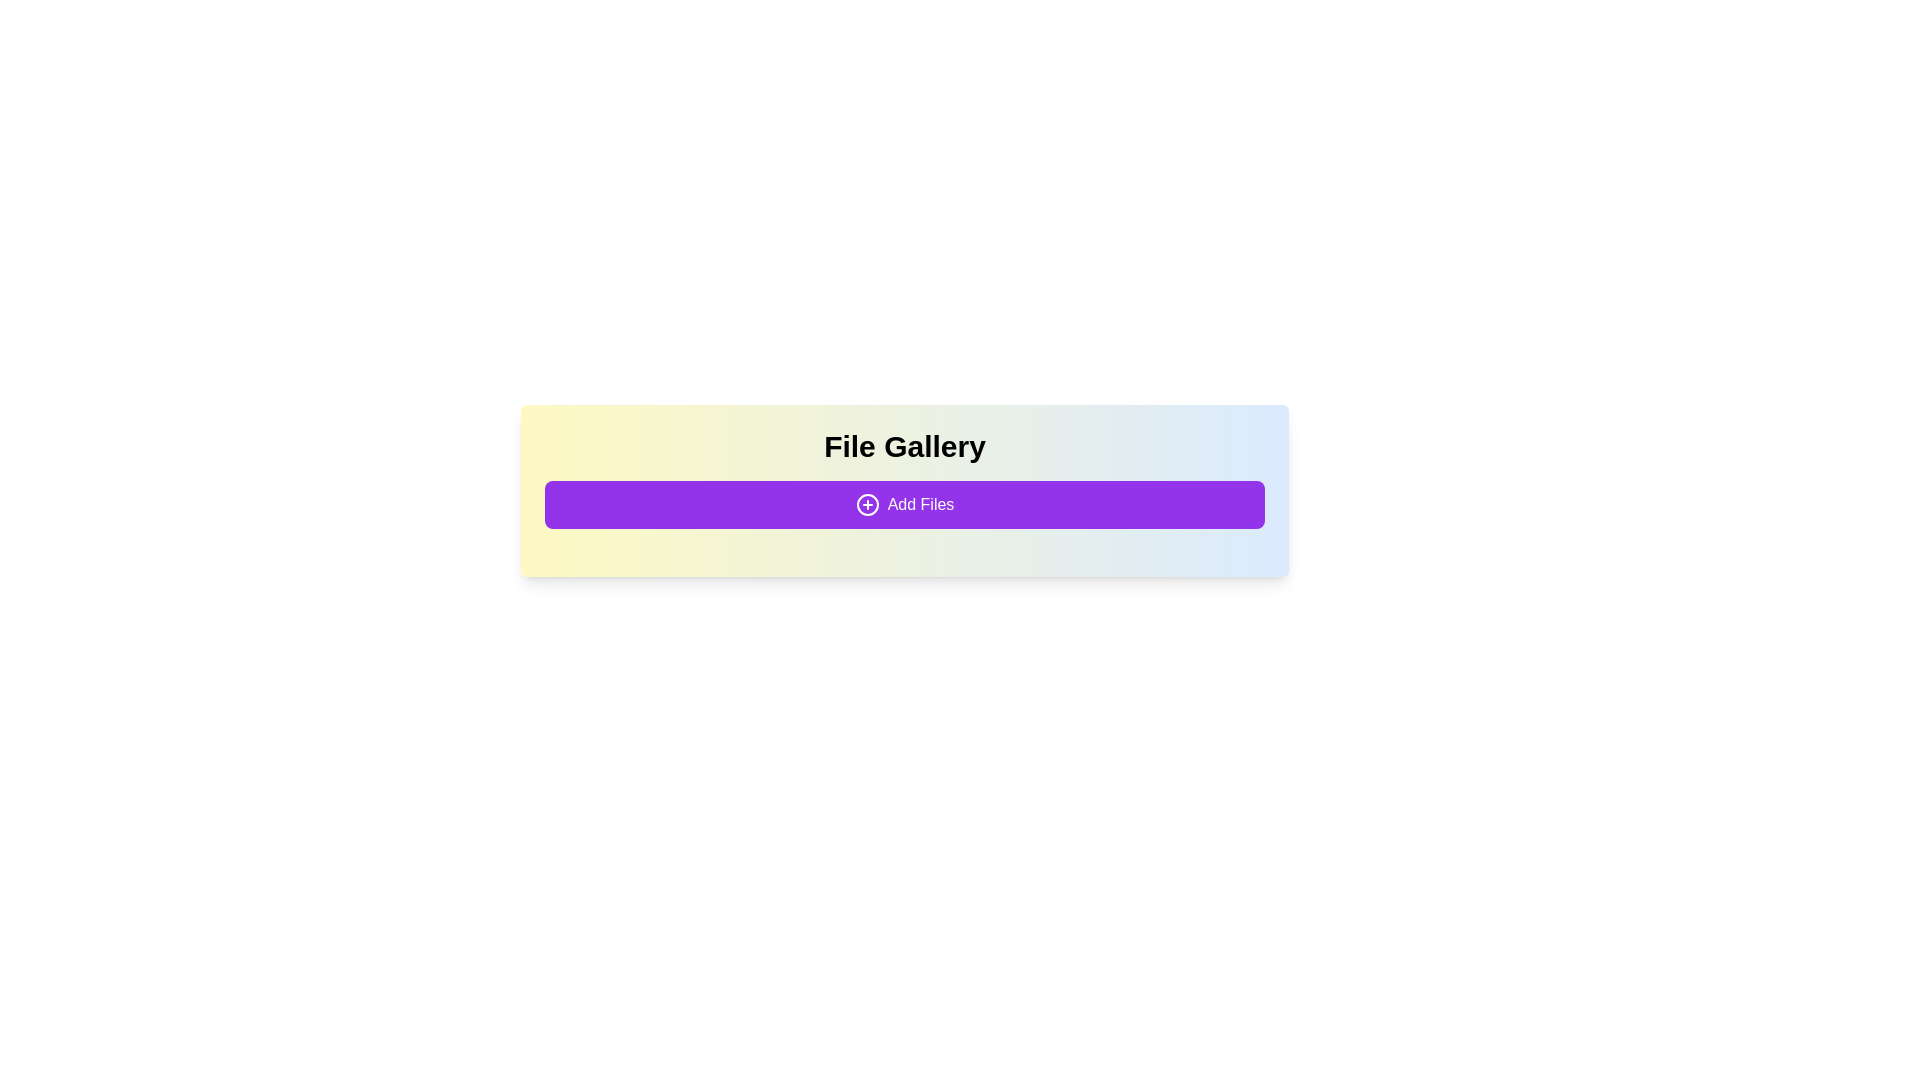 This screenshot has height=1080, width=1920. Describe the element at coordinates (867, 504) in the screenshot. I see `the circular icon with a plus symbol located at the center of the 'Add Files' button within the purple background of the 'File Gallery' section` at that location.